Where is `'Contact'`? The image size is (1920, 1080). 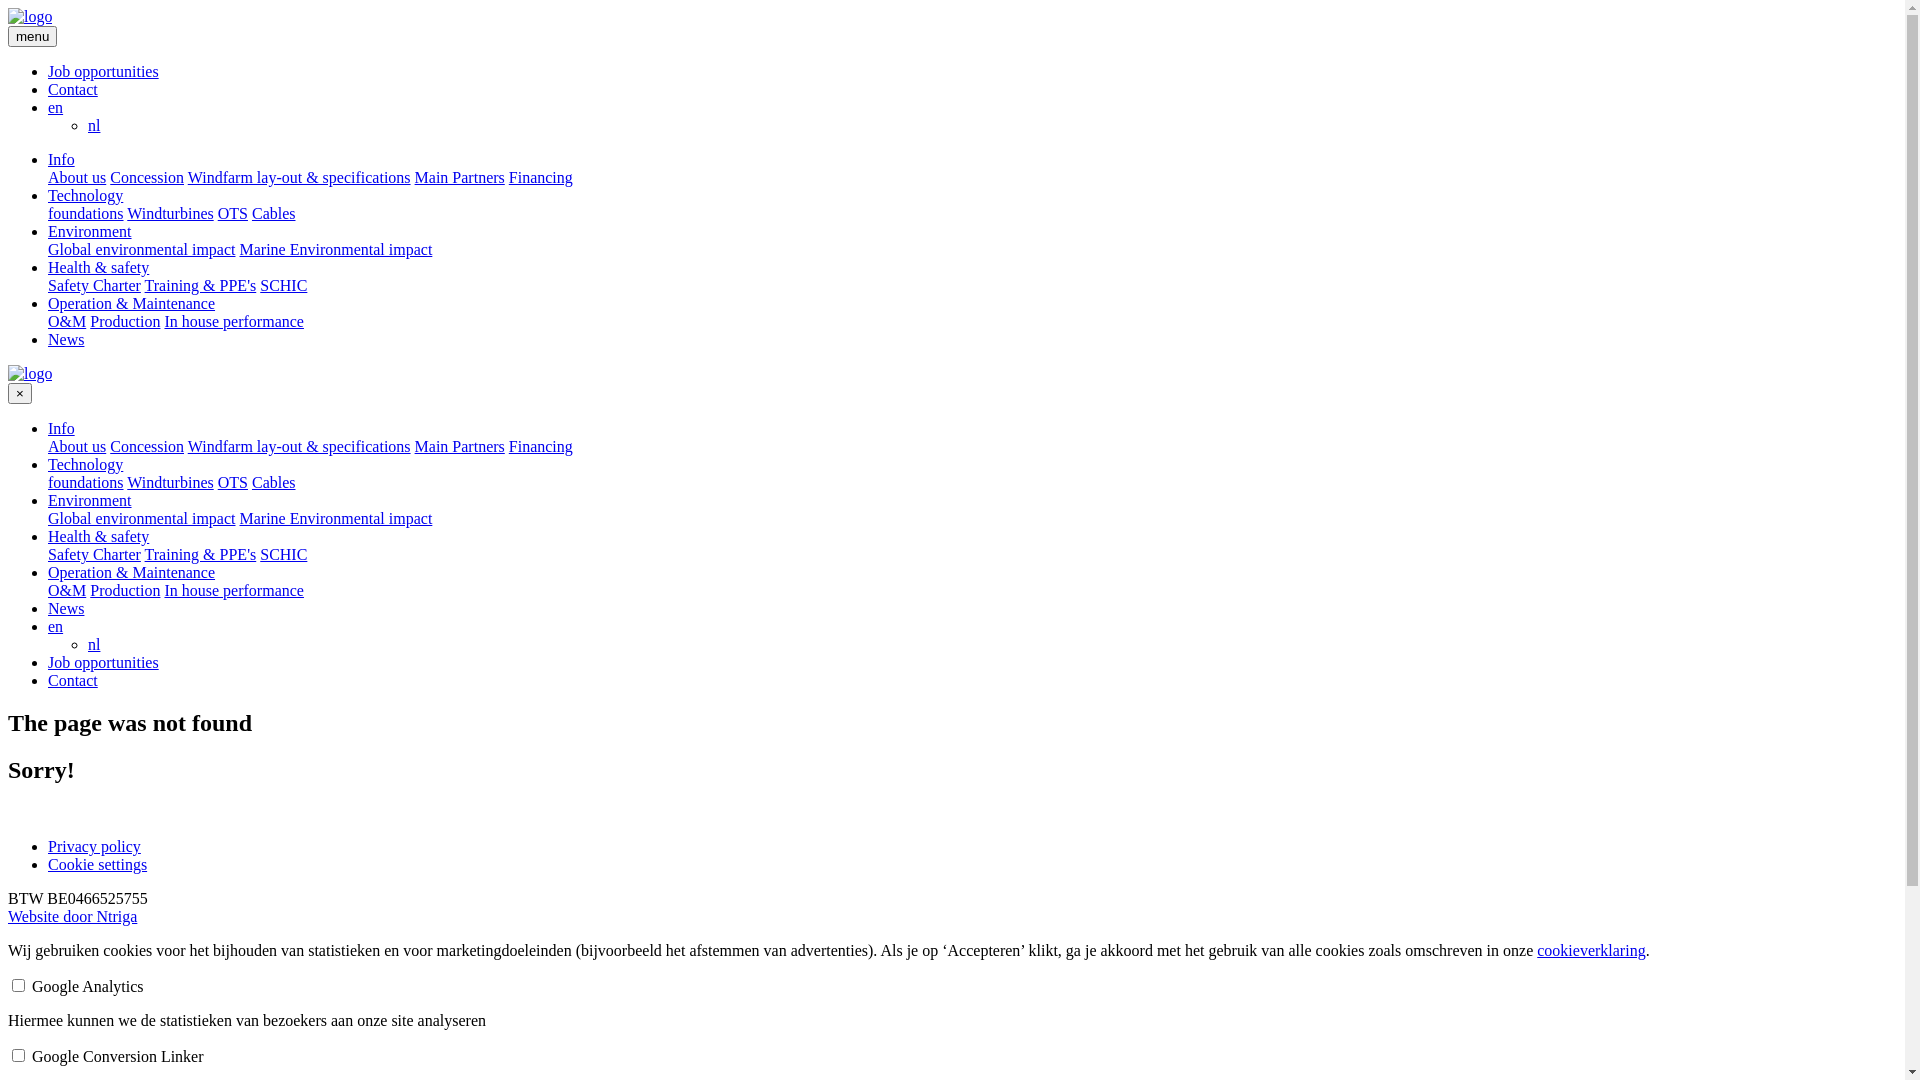 'Contact' is located at coordinates (72, 88).